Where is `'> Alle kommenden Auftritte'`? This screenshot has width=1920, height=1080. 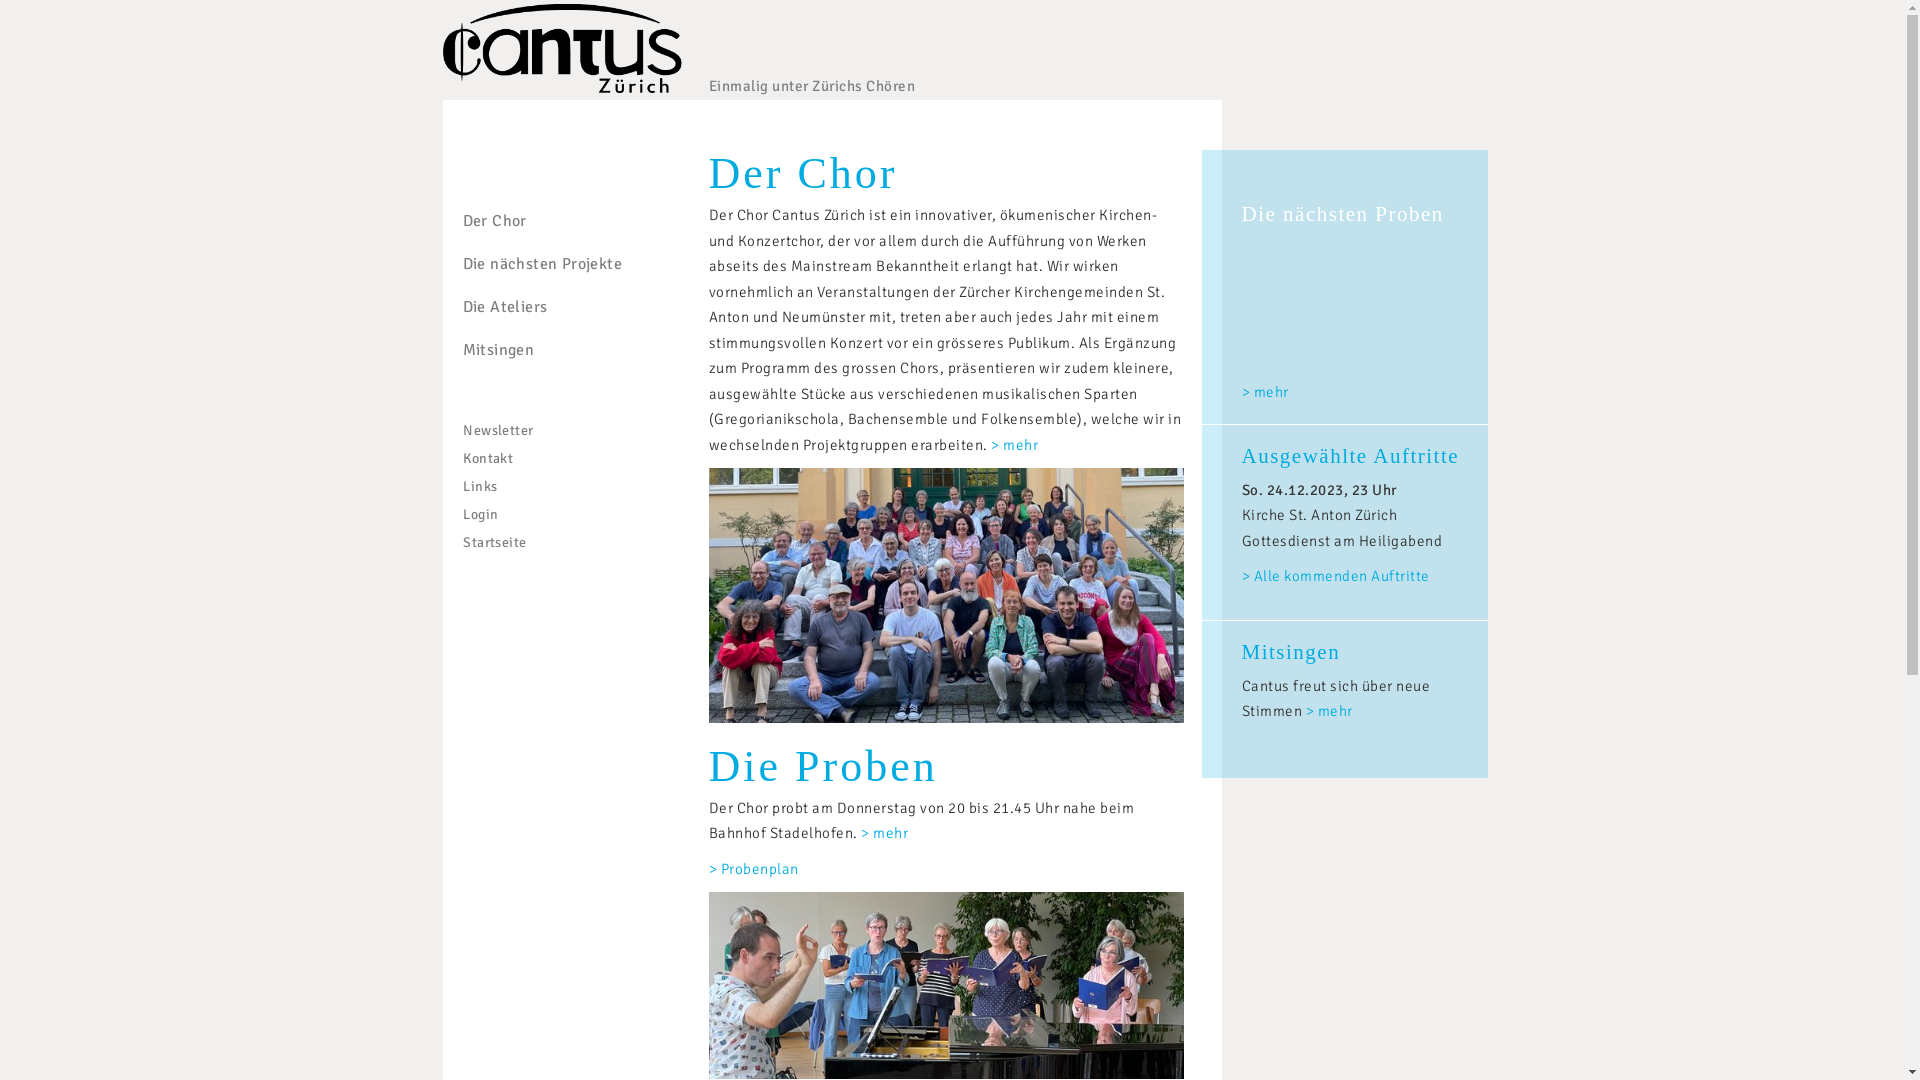
'> Alle kommenden Auftritte' is located at coordinates (1241, 575).